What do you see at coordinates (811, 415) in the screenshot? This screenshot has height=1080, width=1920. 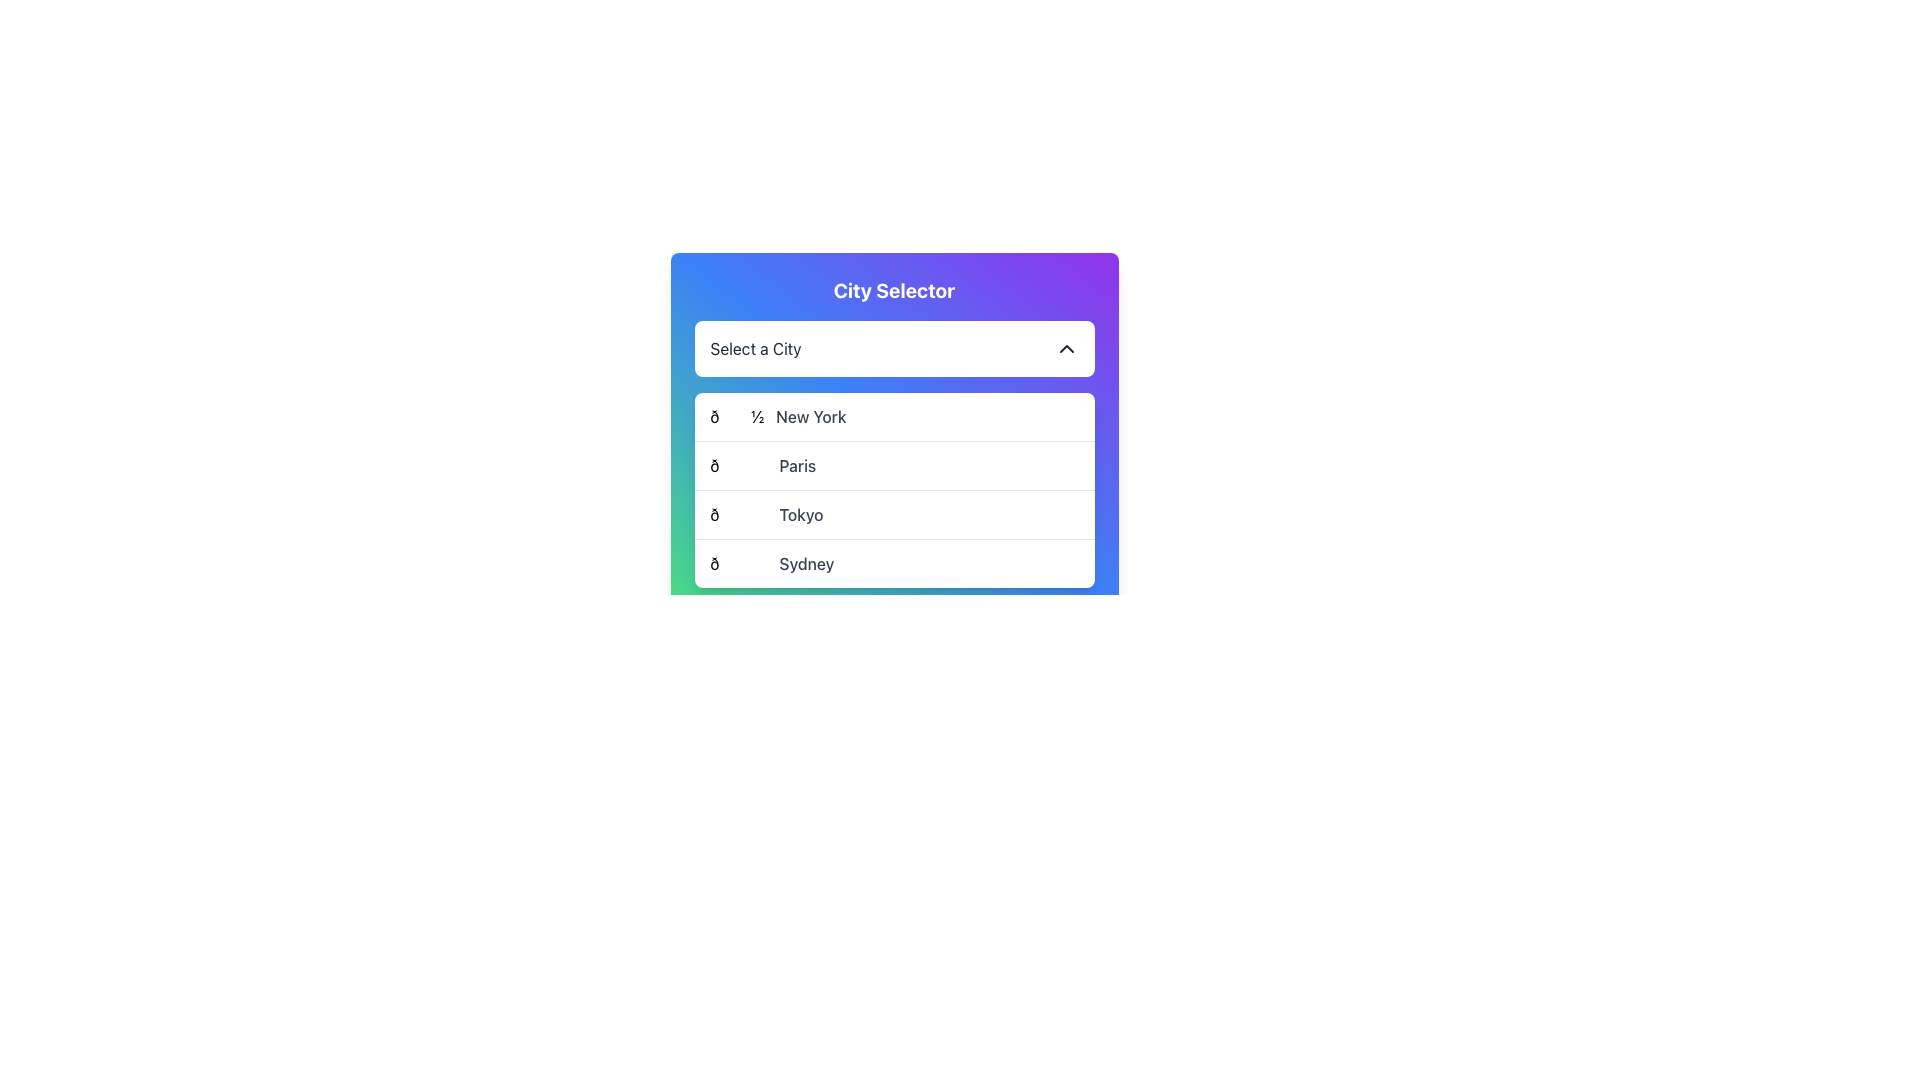 I see `the 'New York' text label located in the second row of the 'City Selector' dropdown` at bounding box center [811, 415].